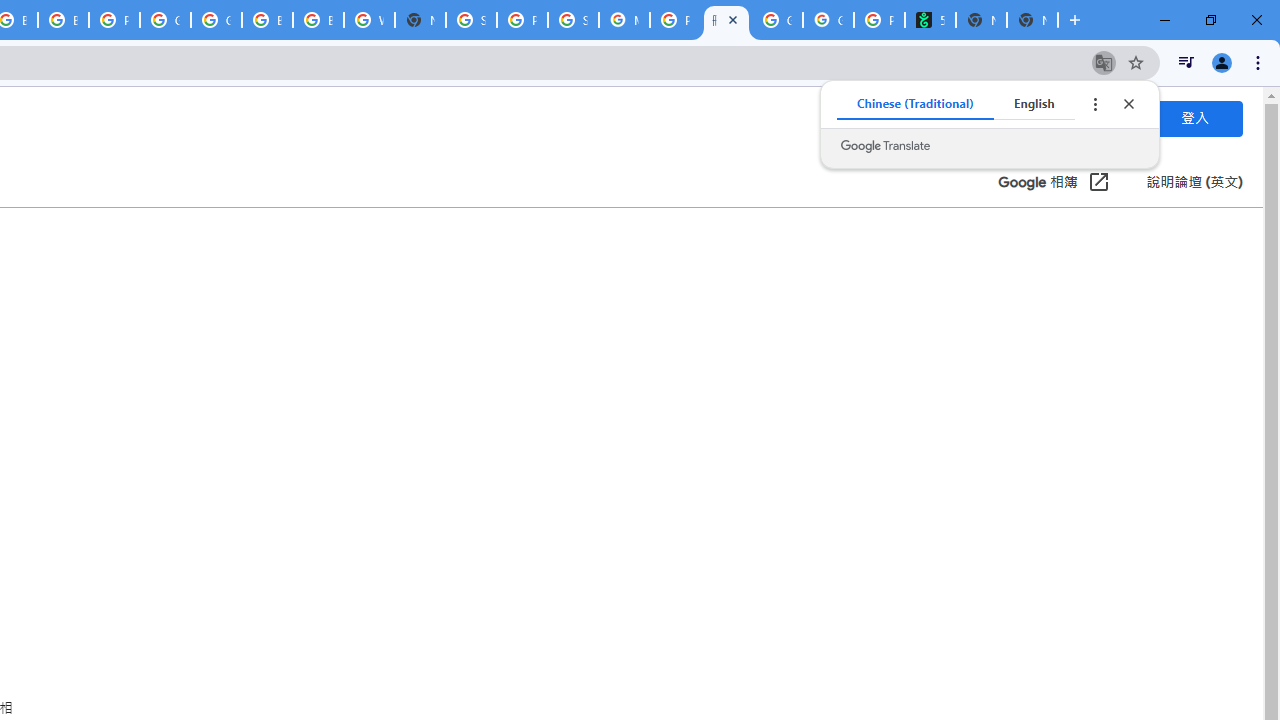 This screenshot has width=1280, height=720. What do you see at coordinates (1094, 104) in the screenshot?
I see `'Translate options'` at bounding box center [1094, 104].